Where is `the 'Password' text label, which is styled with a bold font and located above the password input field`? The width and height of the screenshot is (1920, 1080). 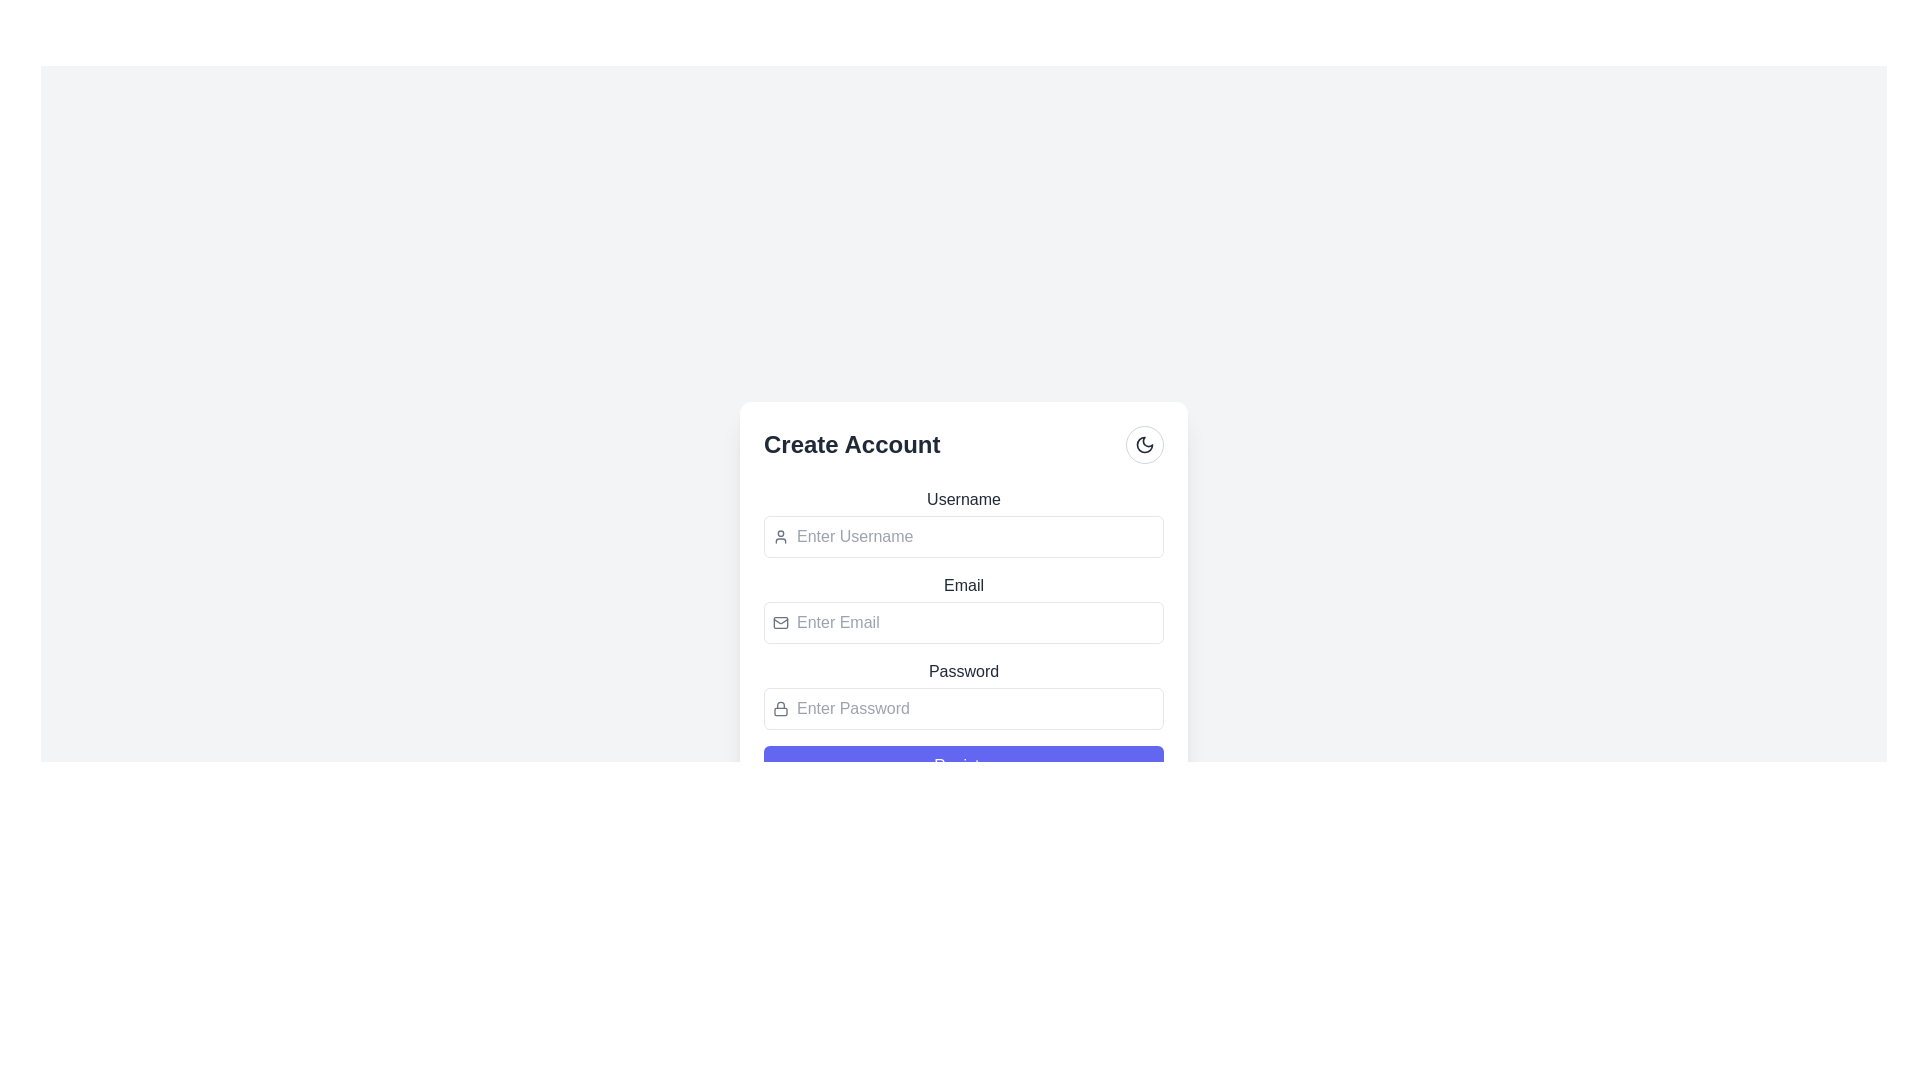 the 'Password' text label, which is styled with a bold font and located above the password input field is located at coordinates (964, 671).